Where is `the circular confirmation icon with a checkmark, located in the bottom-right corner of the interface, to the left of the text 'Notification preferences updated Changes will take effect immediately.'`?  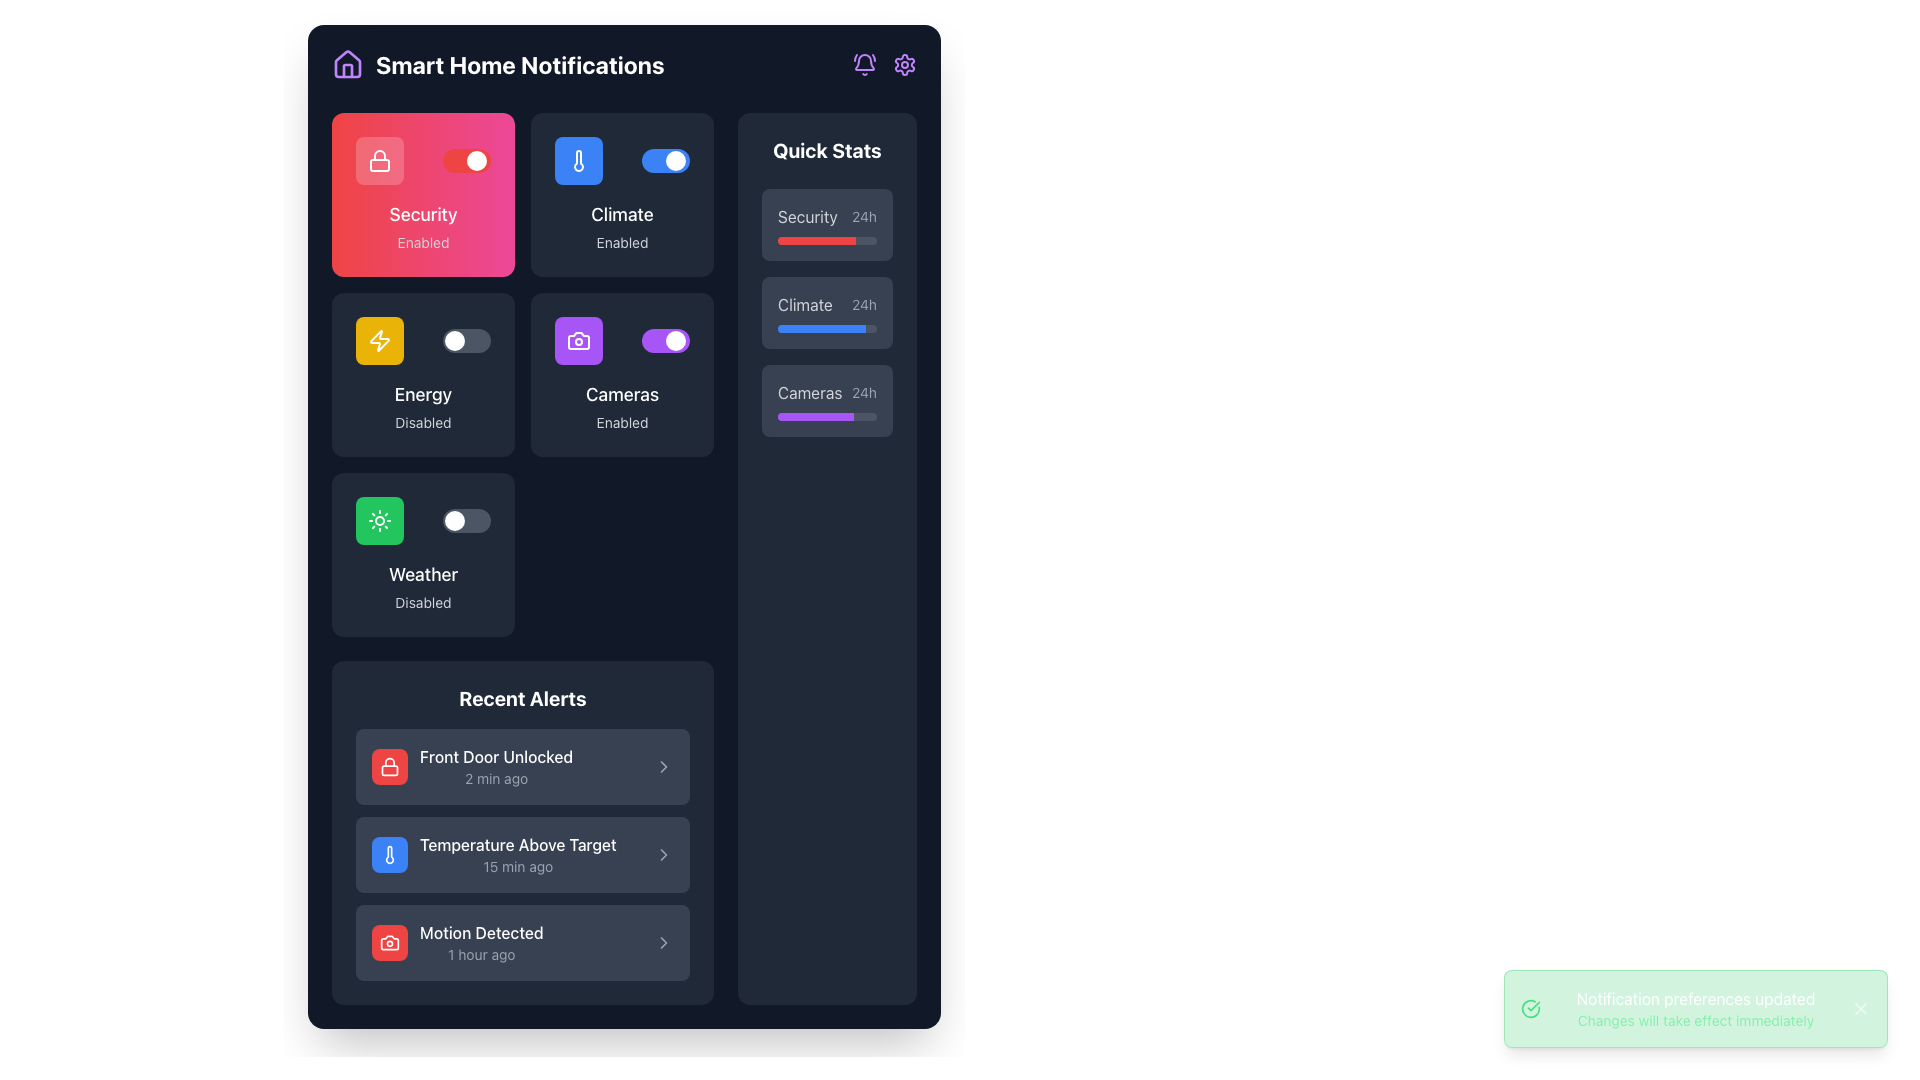
the circular confirmation icon with a checkmark, located in the bottom-right corner of the interface, to the left of the text 'Notification preferences updated Changes will take effect immediately.' is located at coordinates (1530, 1009).